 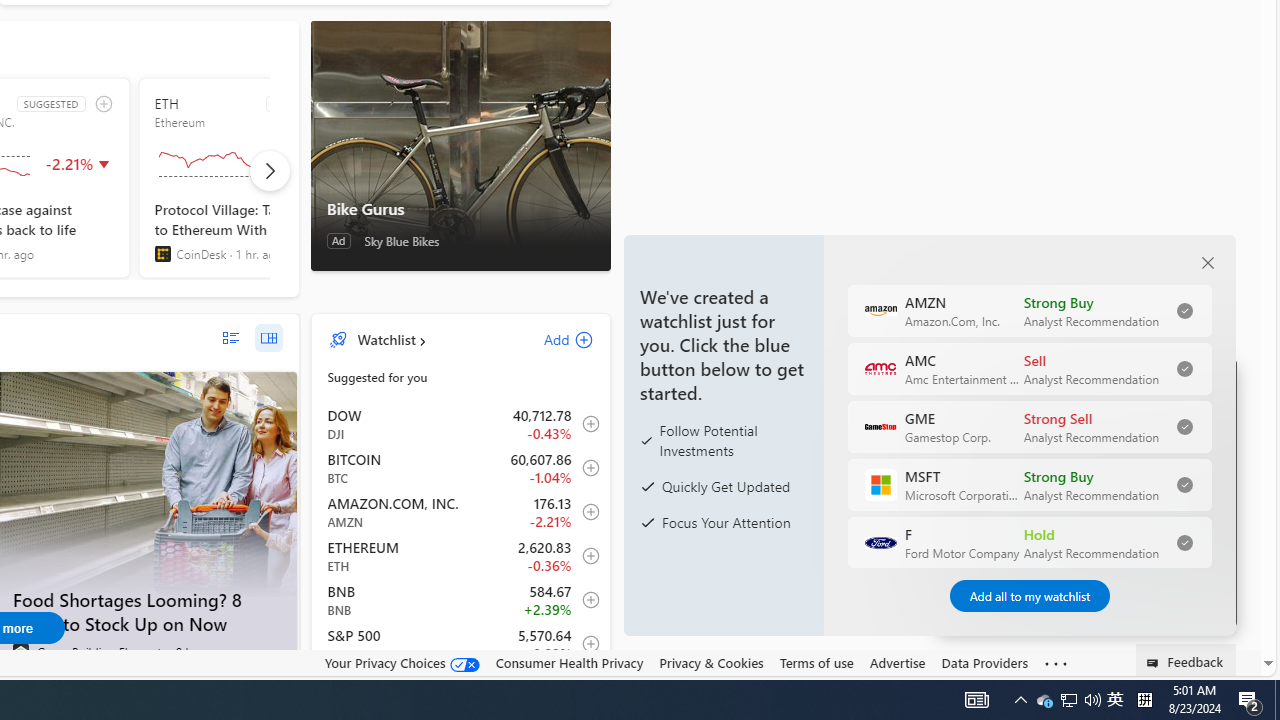 I want to click on 'INX S&P 500 decrease 5,570.64 -50.21 -0.89% item5', so click(x=460, y=644).